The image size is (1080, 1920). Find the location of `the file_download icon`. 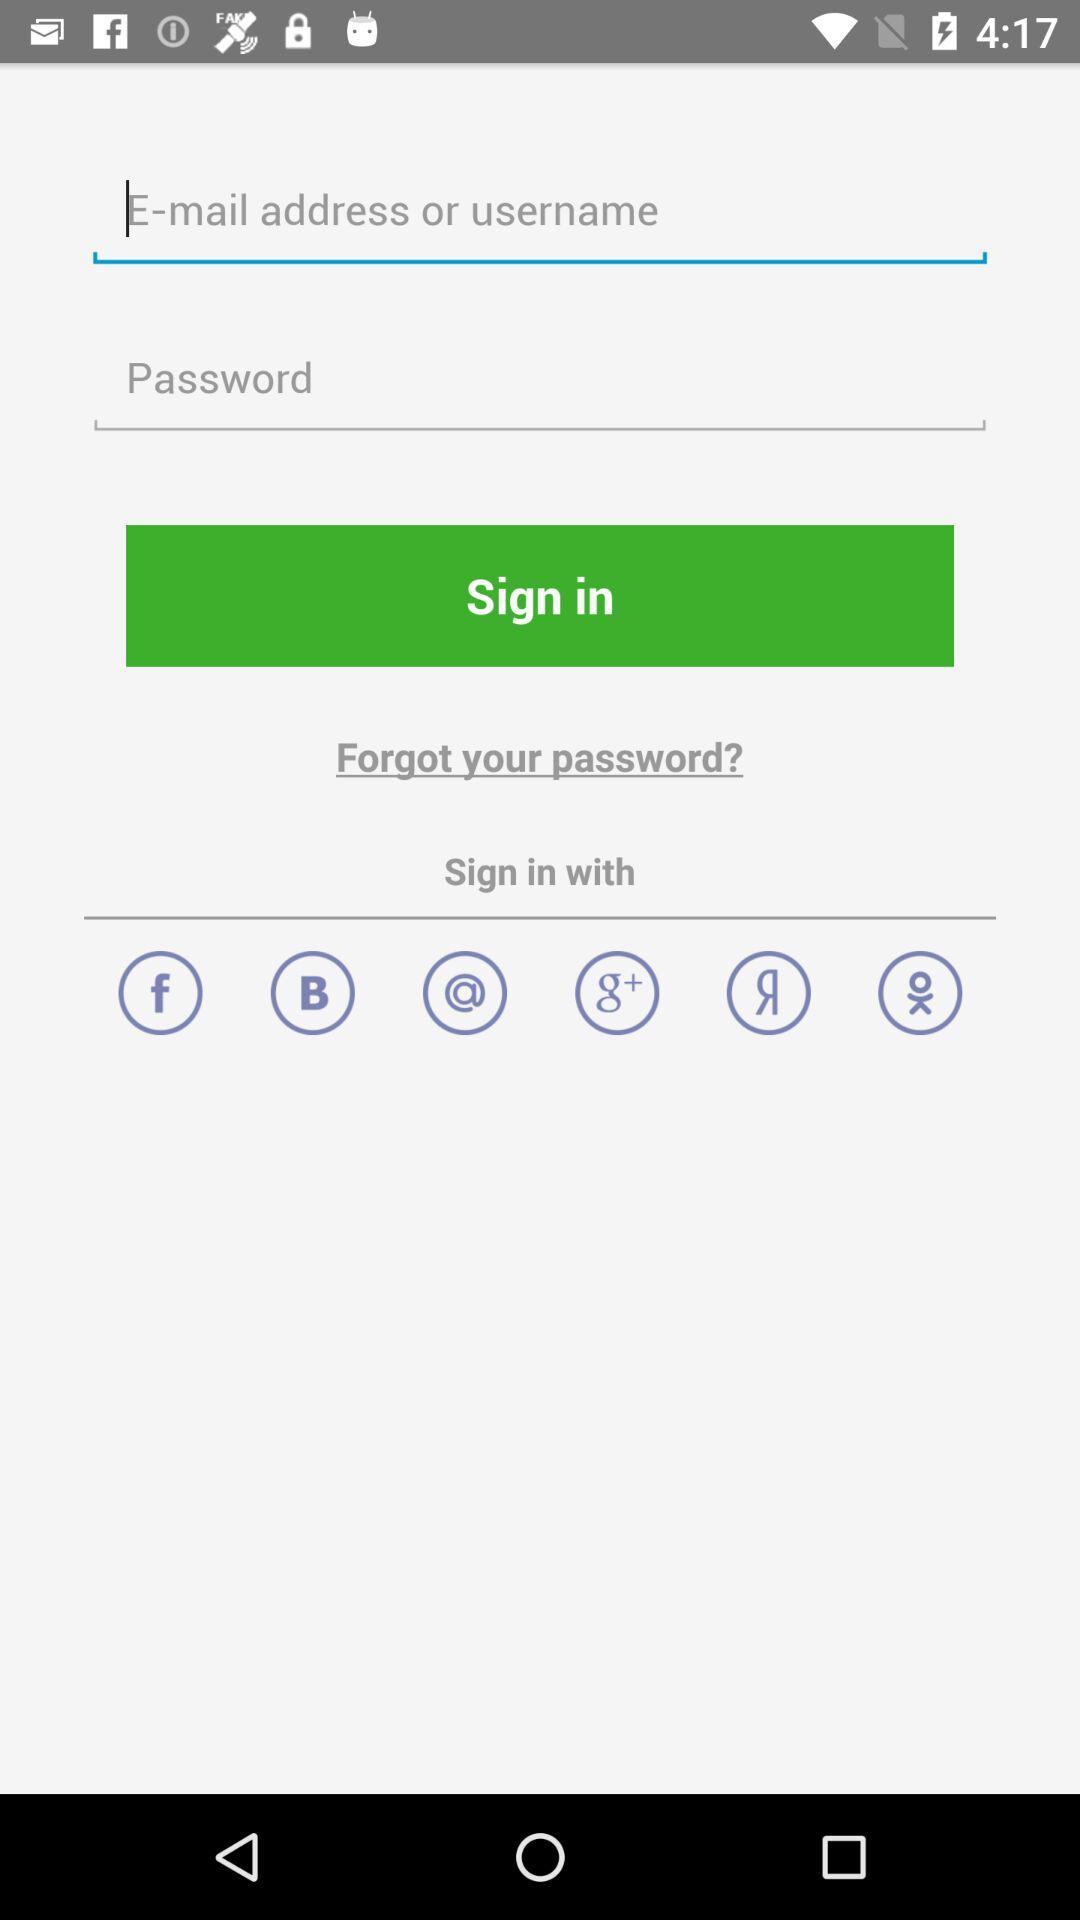

the file_download icon is located at coordinates (312, 982).